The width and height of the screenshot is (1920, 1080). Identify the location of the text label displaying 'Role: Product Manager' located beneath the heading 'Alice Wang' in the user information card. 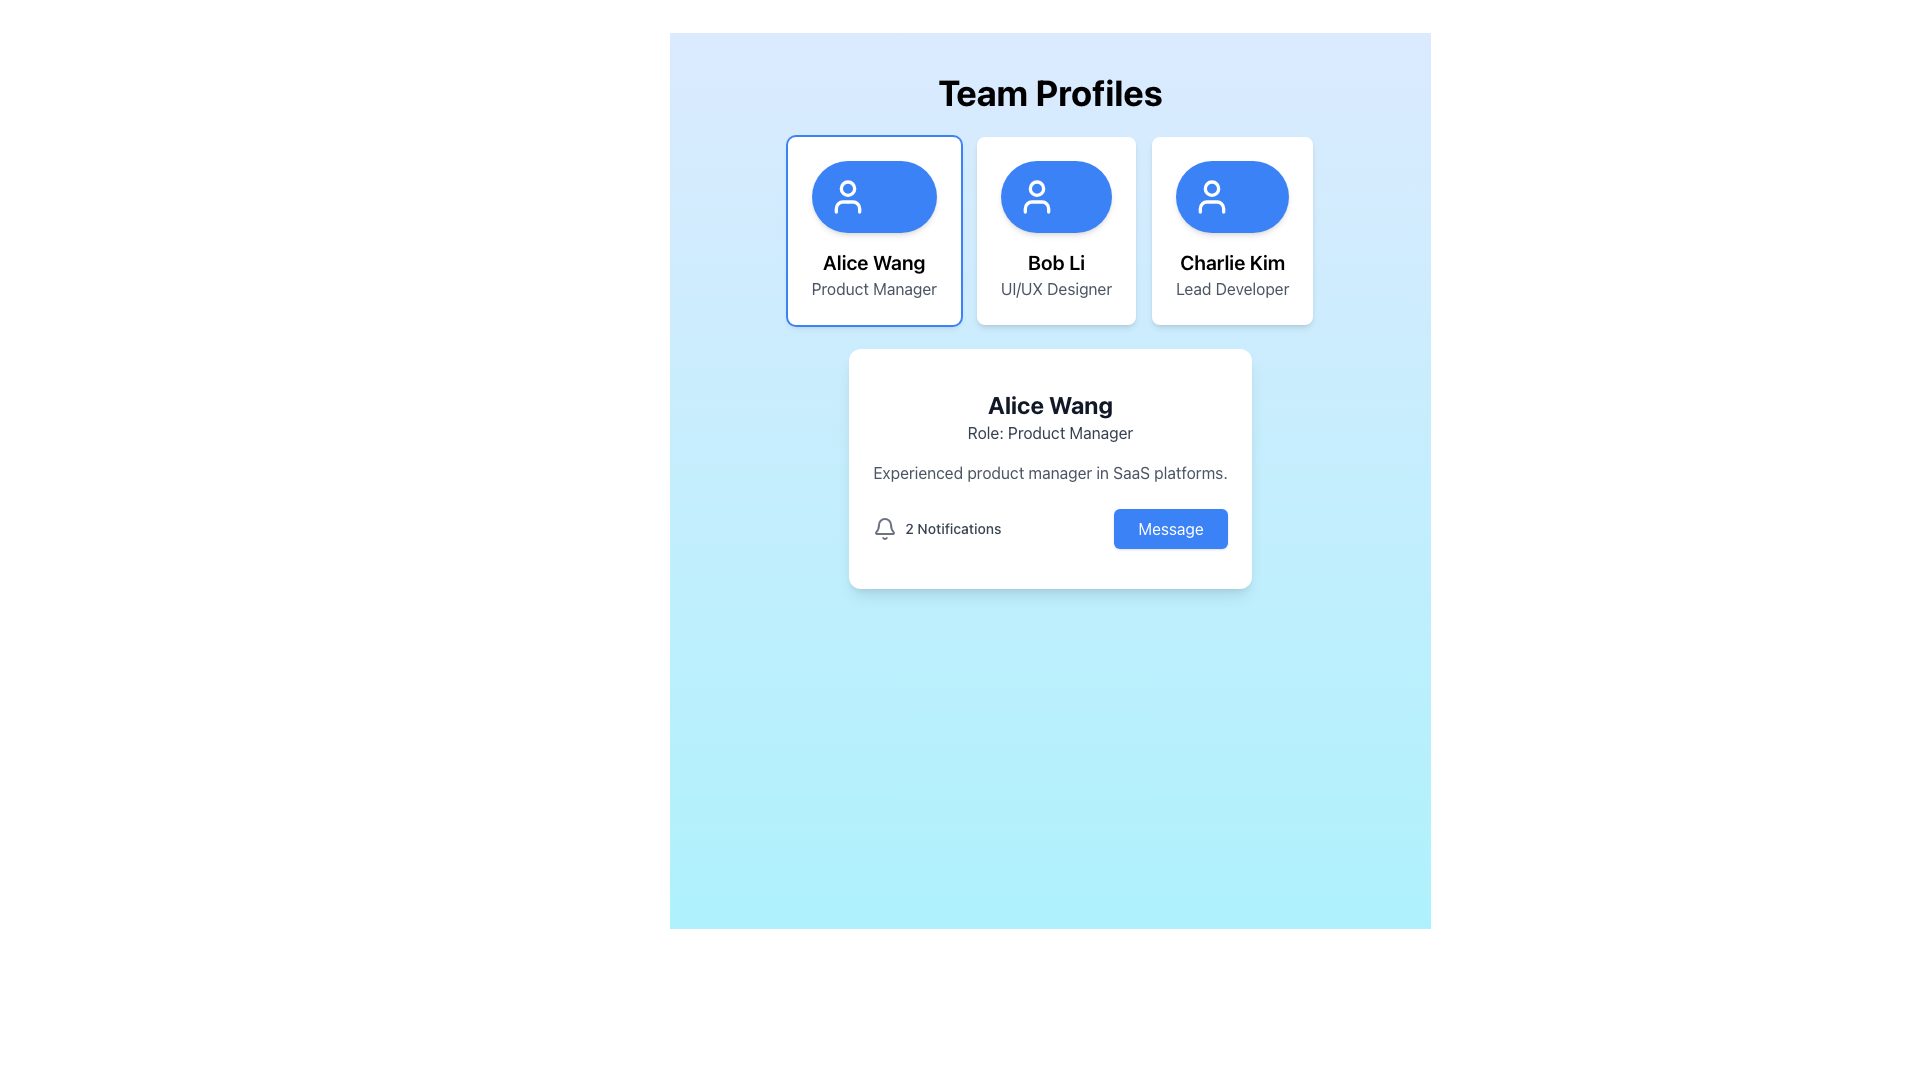
(1049, 431).